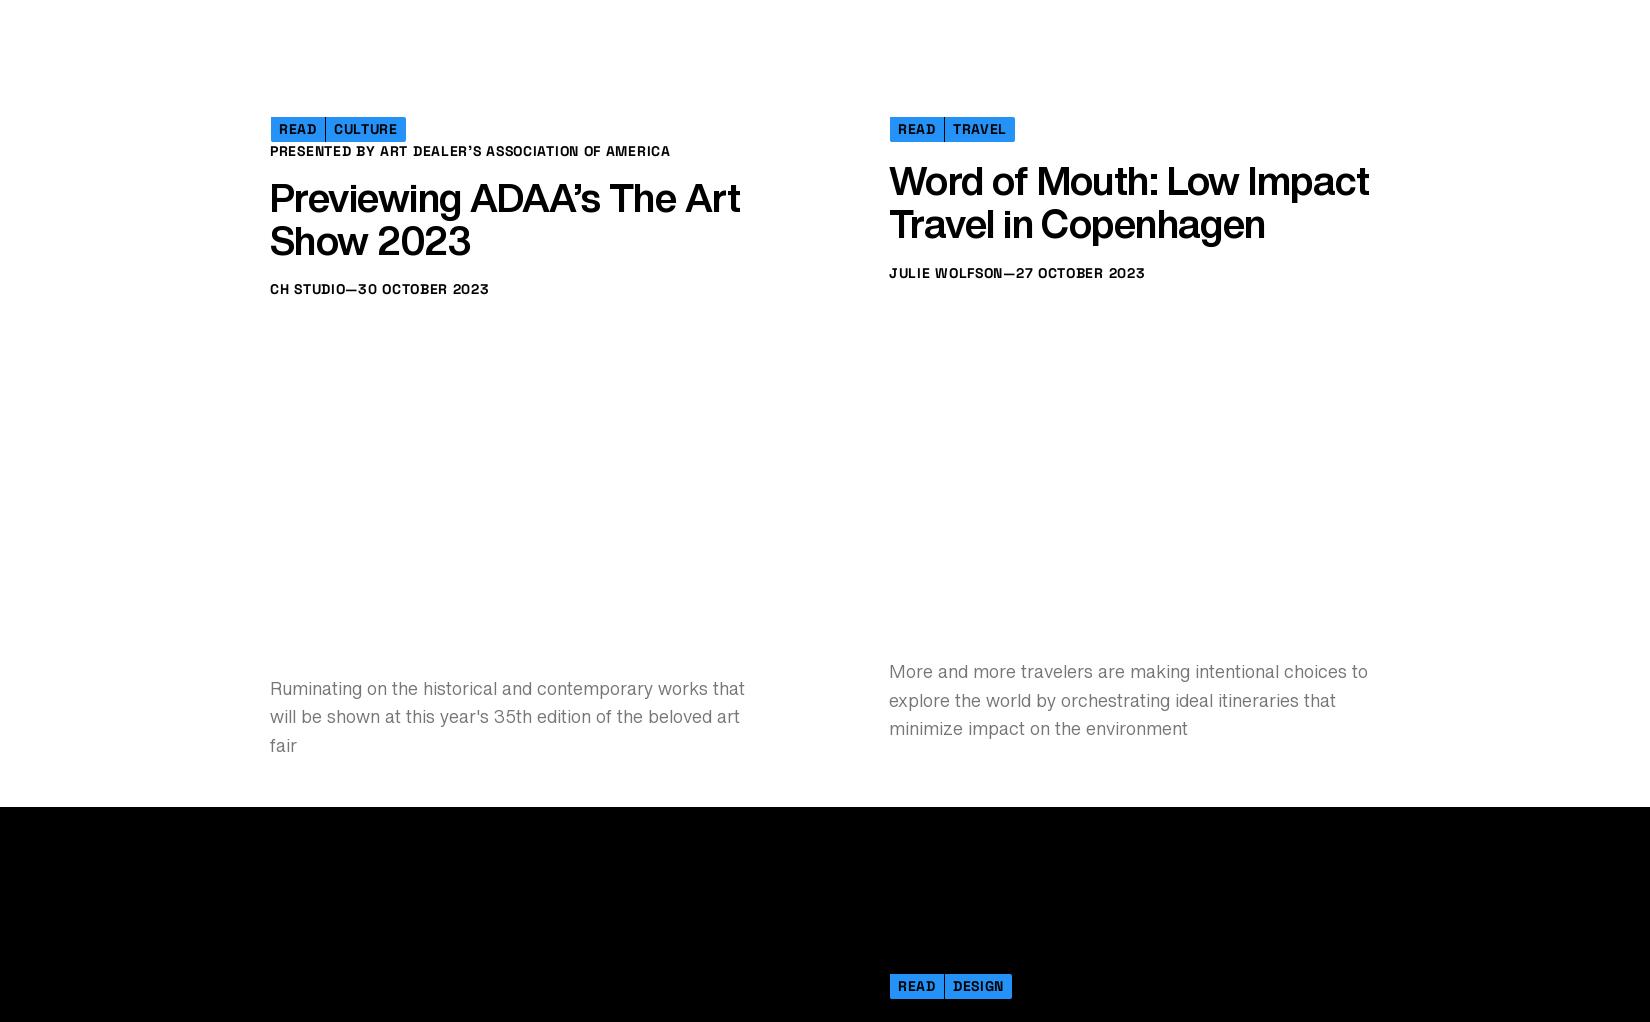 The width and height of the screenshot is (1650, 1022). I want to click on '30 October 2023', so click(422, 723).